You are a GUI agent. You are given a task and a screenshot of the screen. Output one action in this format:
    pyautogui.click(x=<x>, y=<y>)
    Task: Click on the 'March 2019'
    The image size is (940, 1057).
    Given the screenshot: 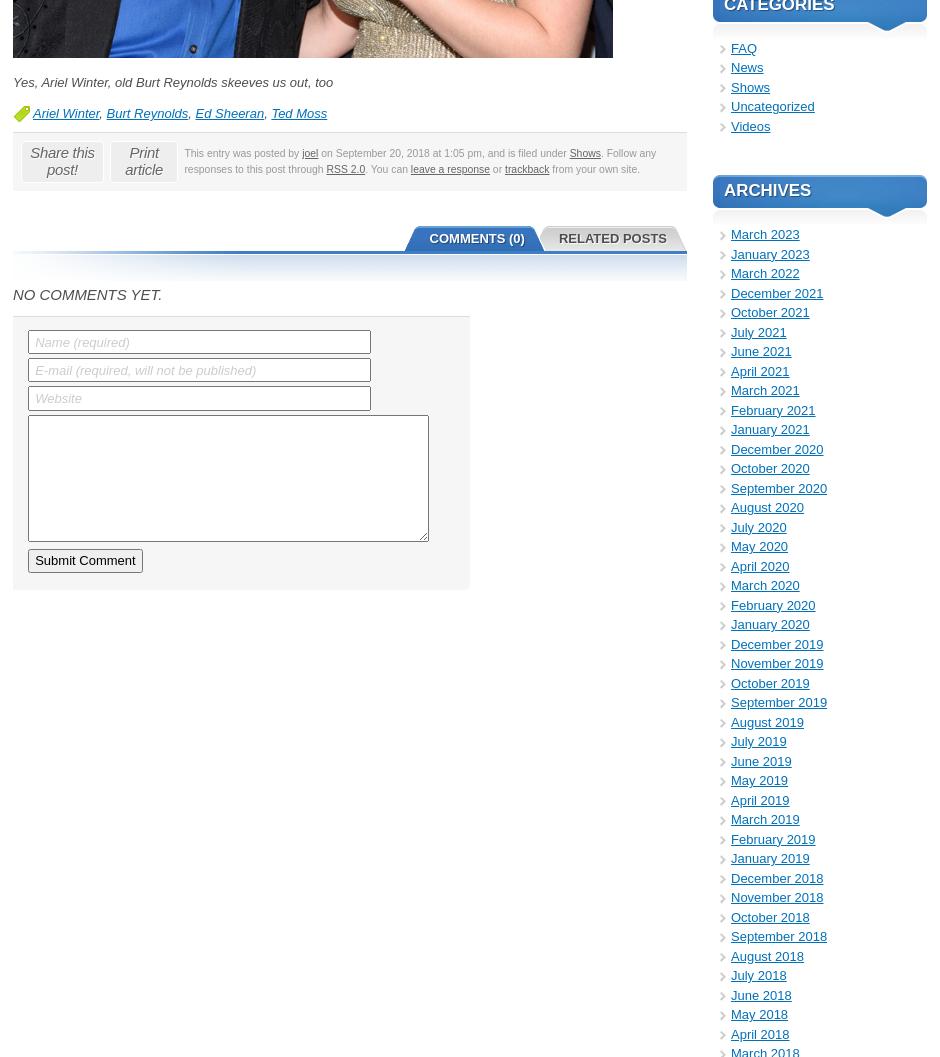 What is the action you would take?
    pyautogui.click(x=763, y=819)
    